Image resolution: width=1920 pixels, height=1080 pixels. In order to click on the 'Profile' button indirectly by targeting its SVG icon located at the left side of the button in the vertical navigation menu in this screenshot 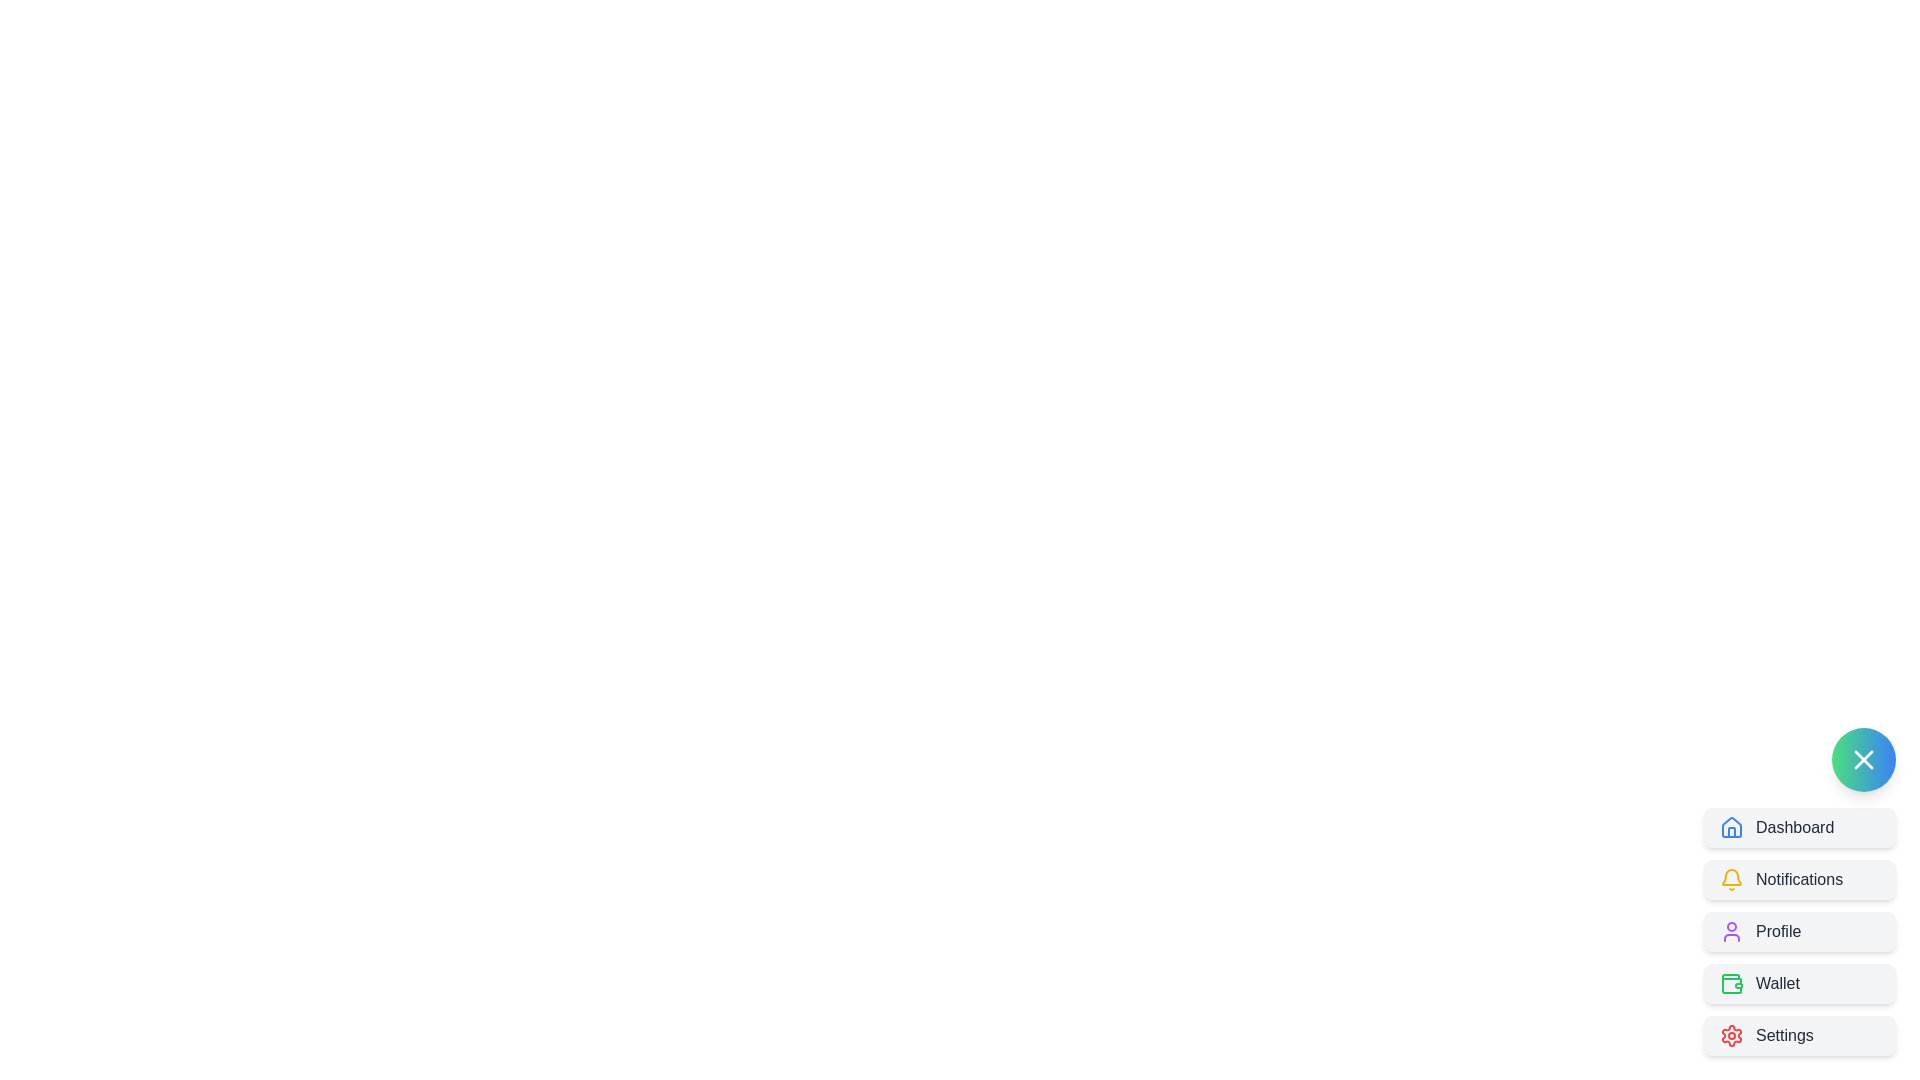, I will do `click(1731, 932)`.